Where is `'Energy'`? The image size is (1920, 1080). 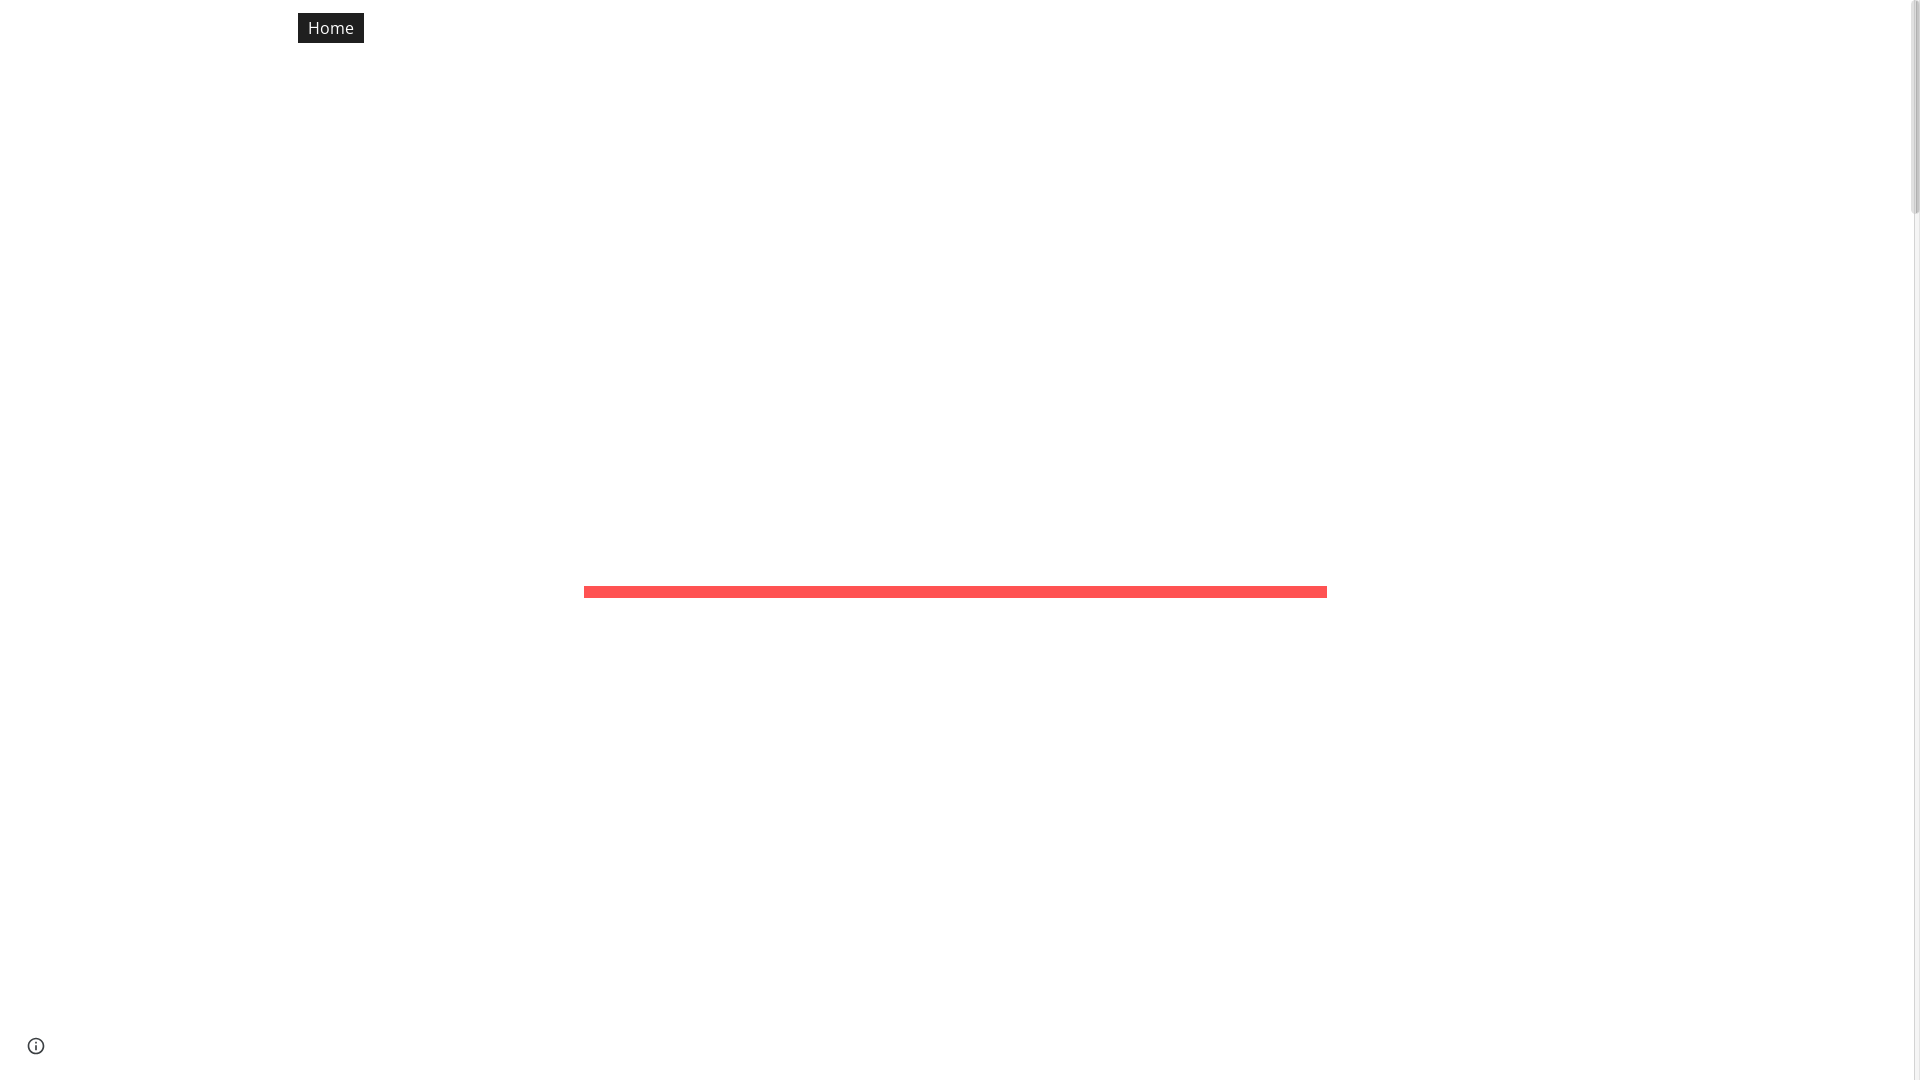
'Energy' is located at coordinates (681, 27).